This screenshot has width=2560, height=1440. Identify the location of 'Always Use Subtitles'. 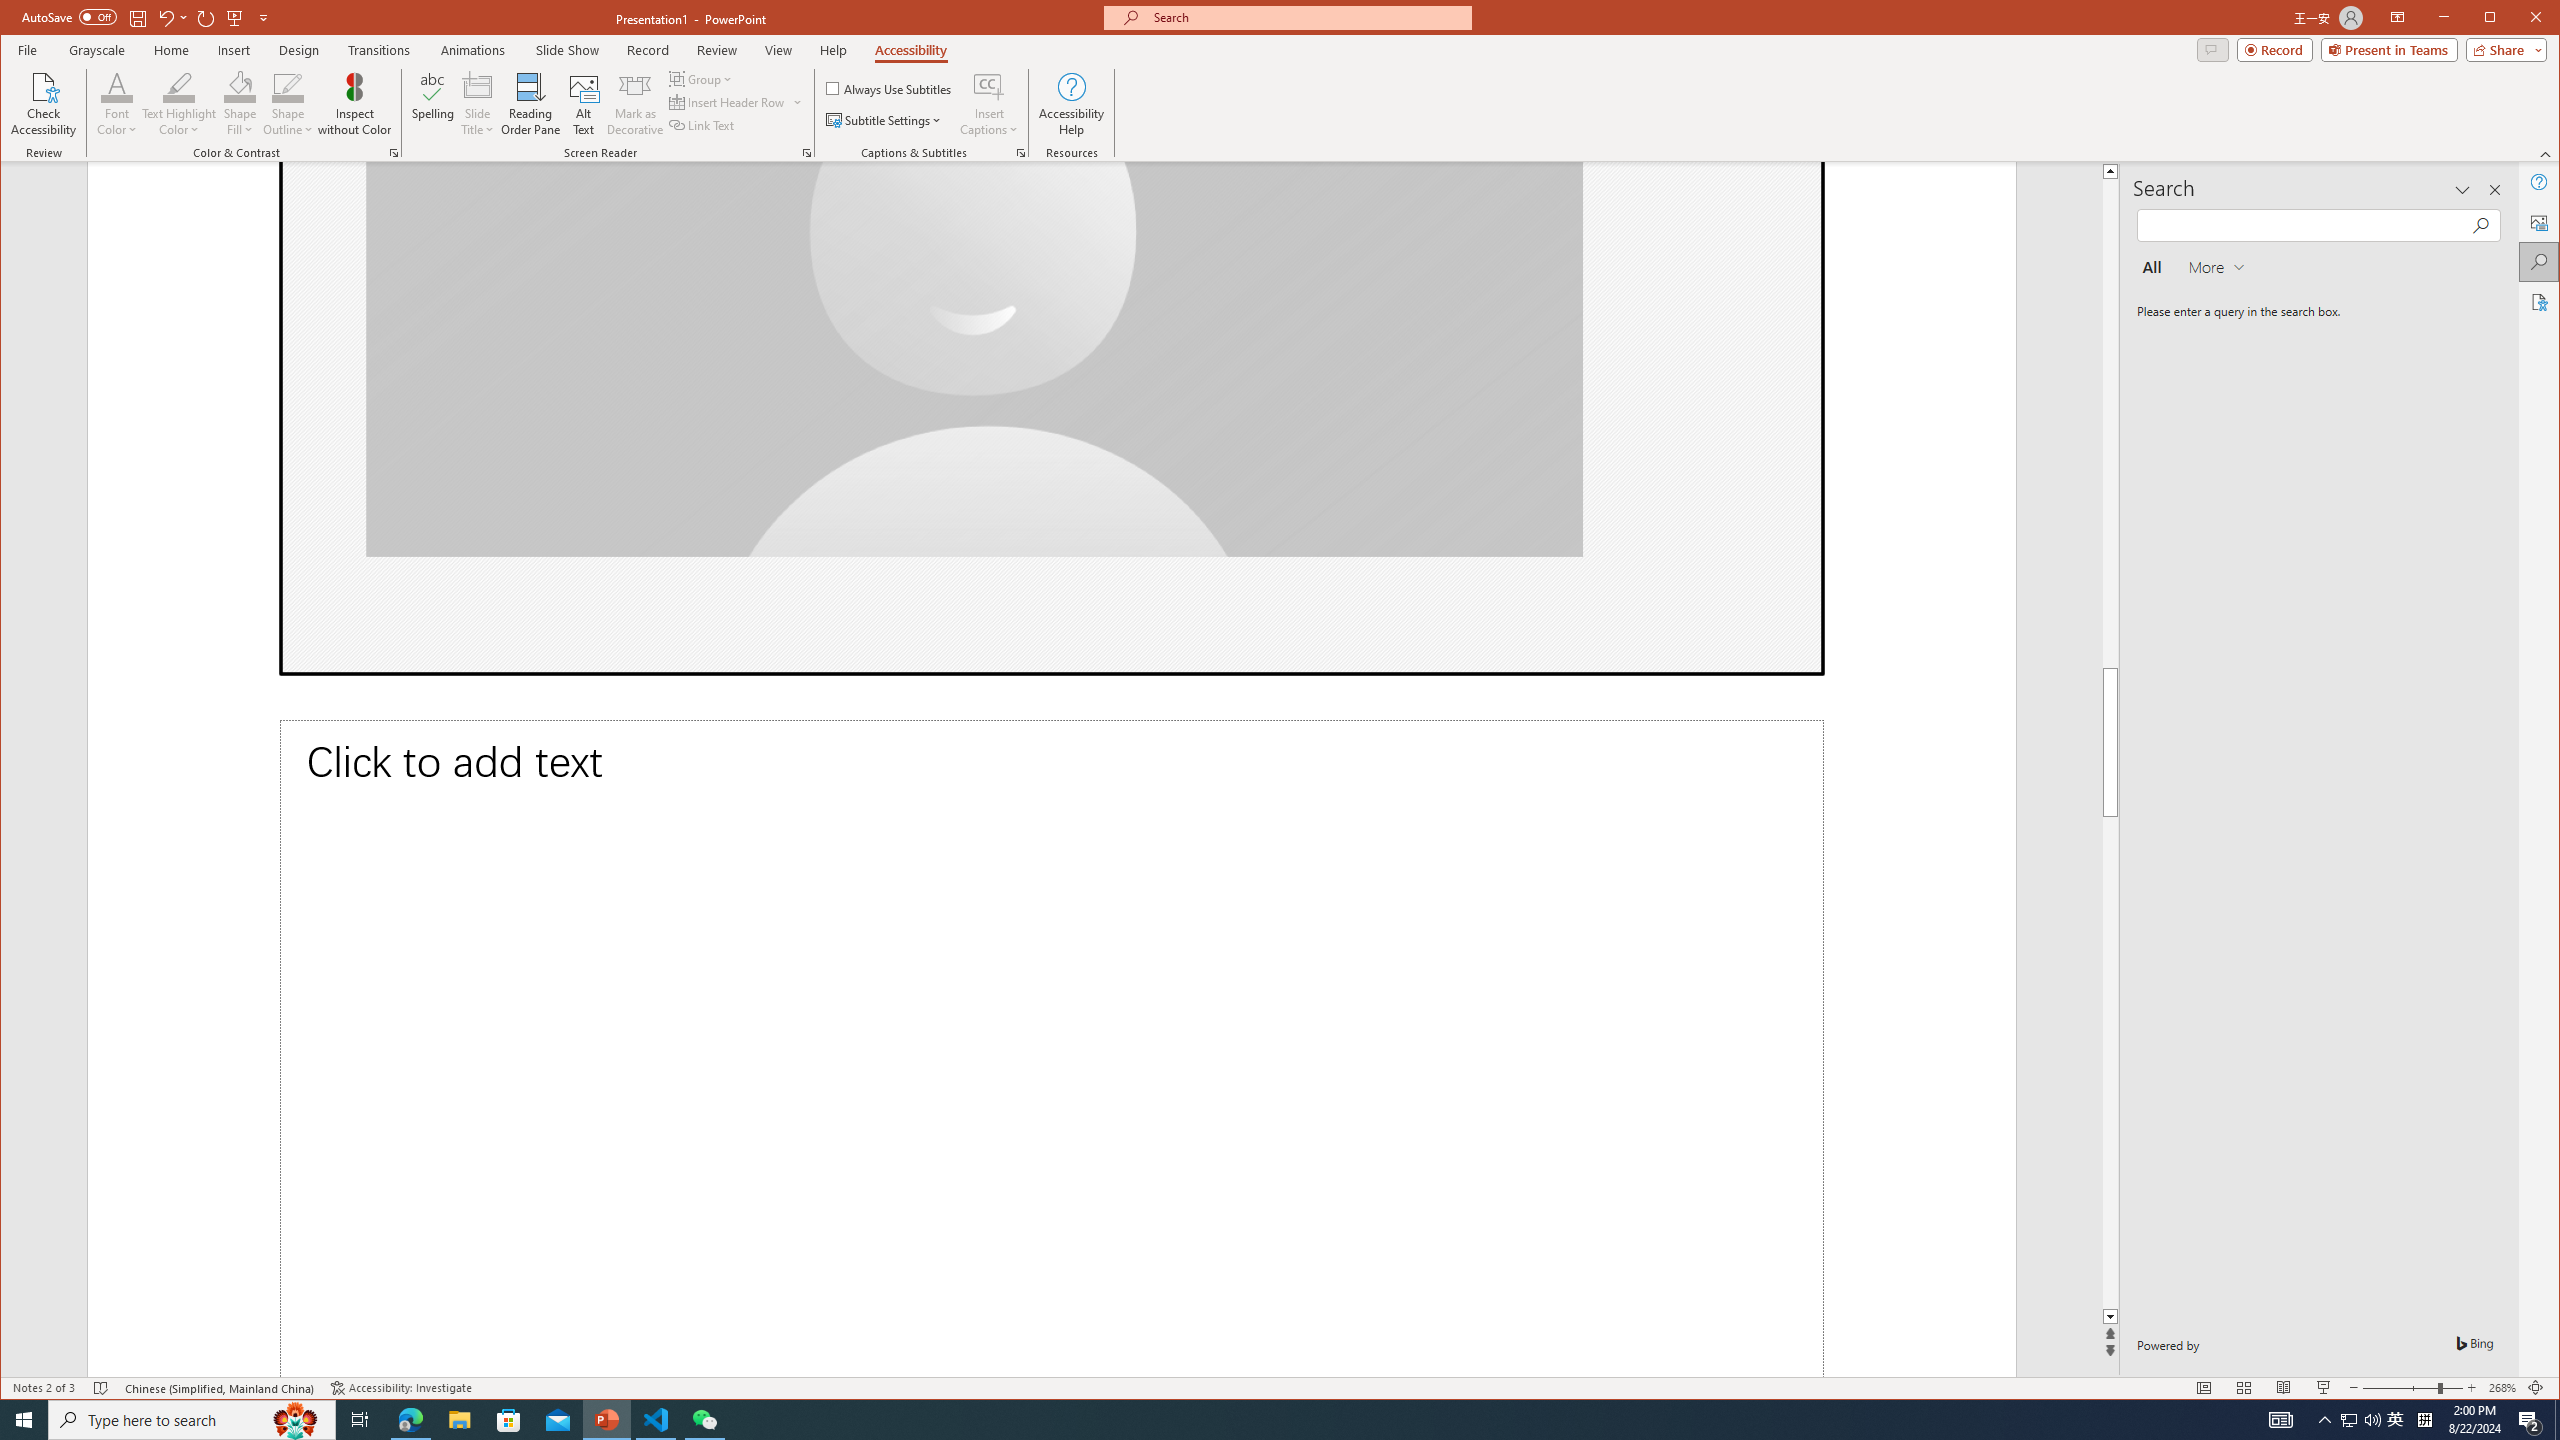
(888, 87).